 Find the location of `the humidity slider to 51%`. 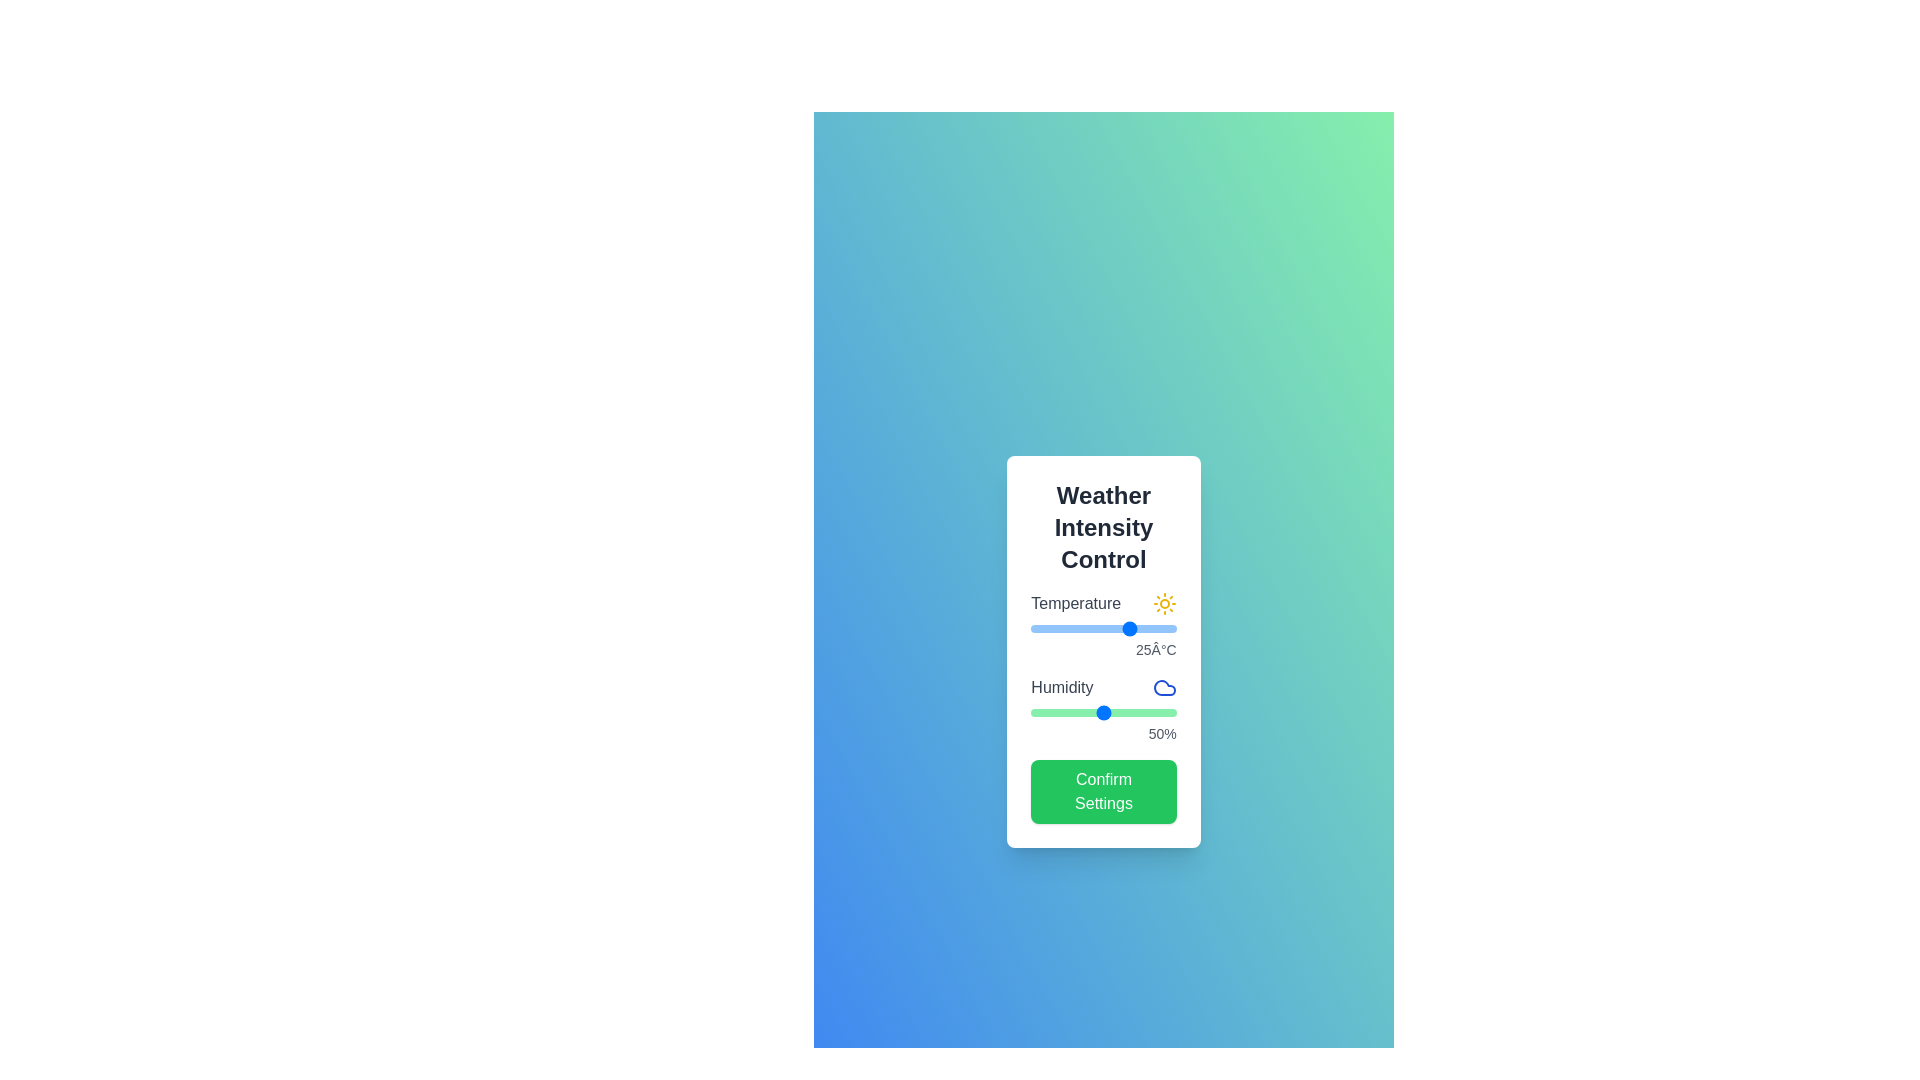

the humidity slider to 51% is located at coordinates (1104, 712).